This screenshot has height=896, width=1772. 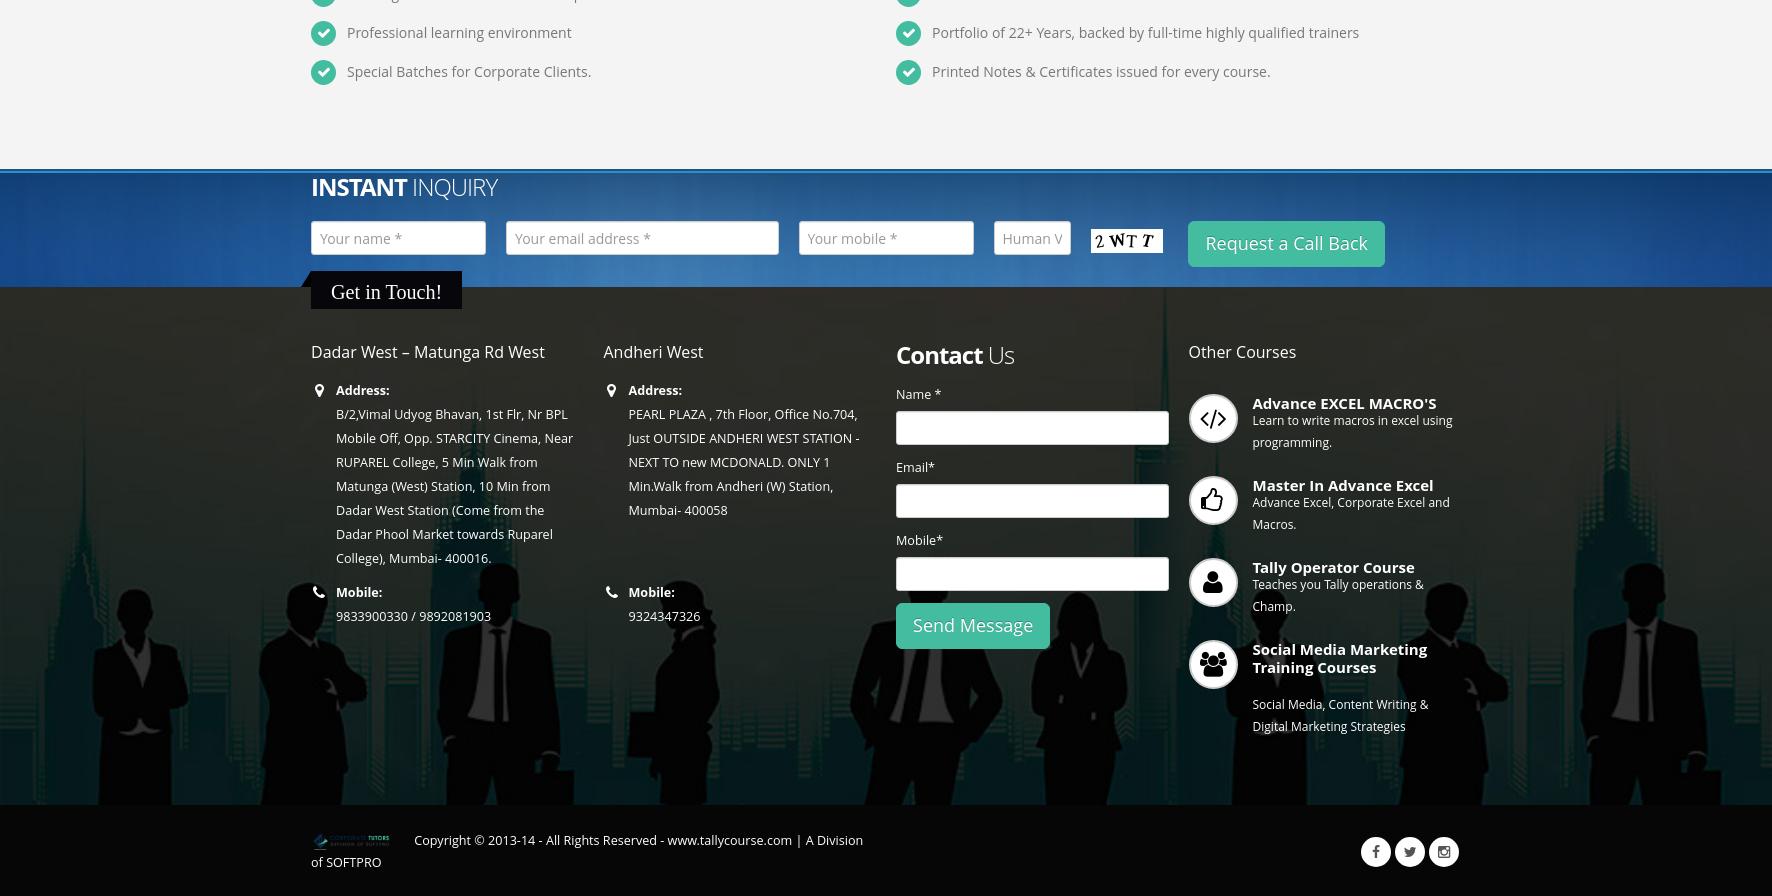 What do you see at coordinates (914, 466) in the screenshot?
I see `'Email*'` at bounding box center [914, 466].